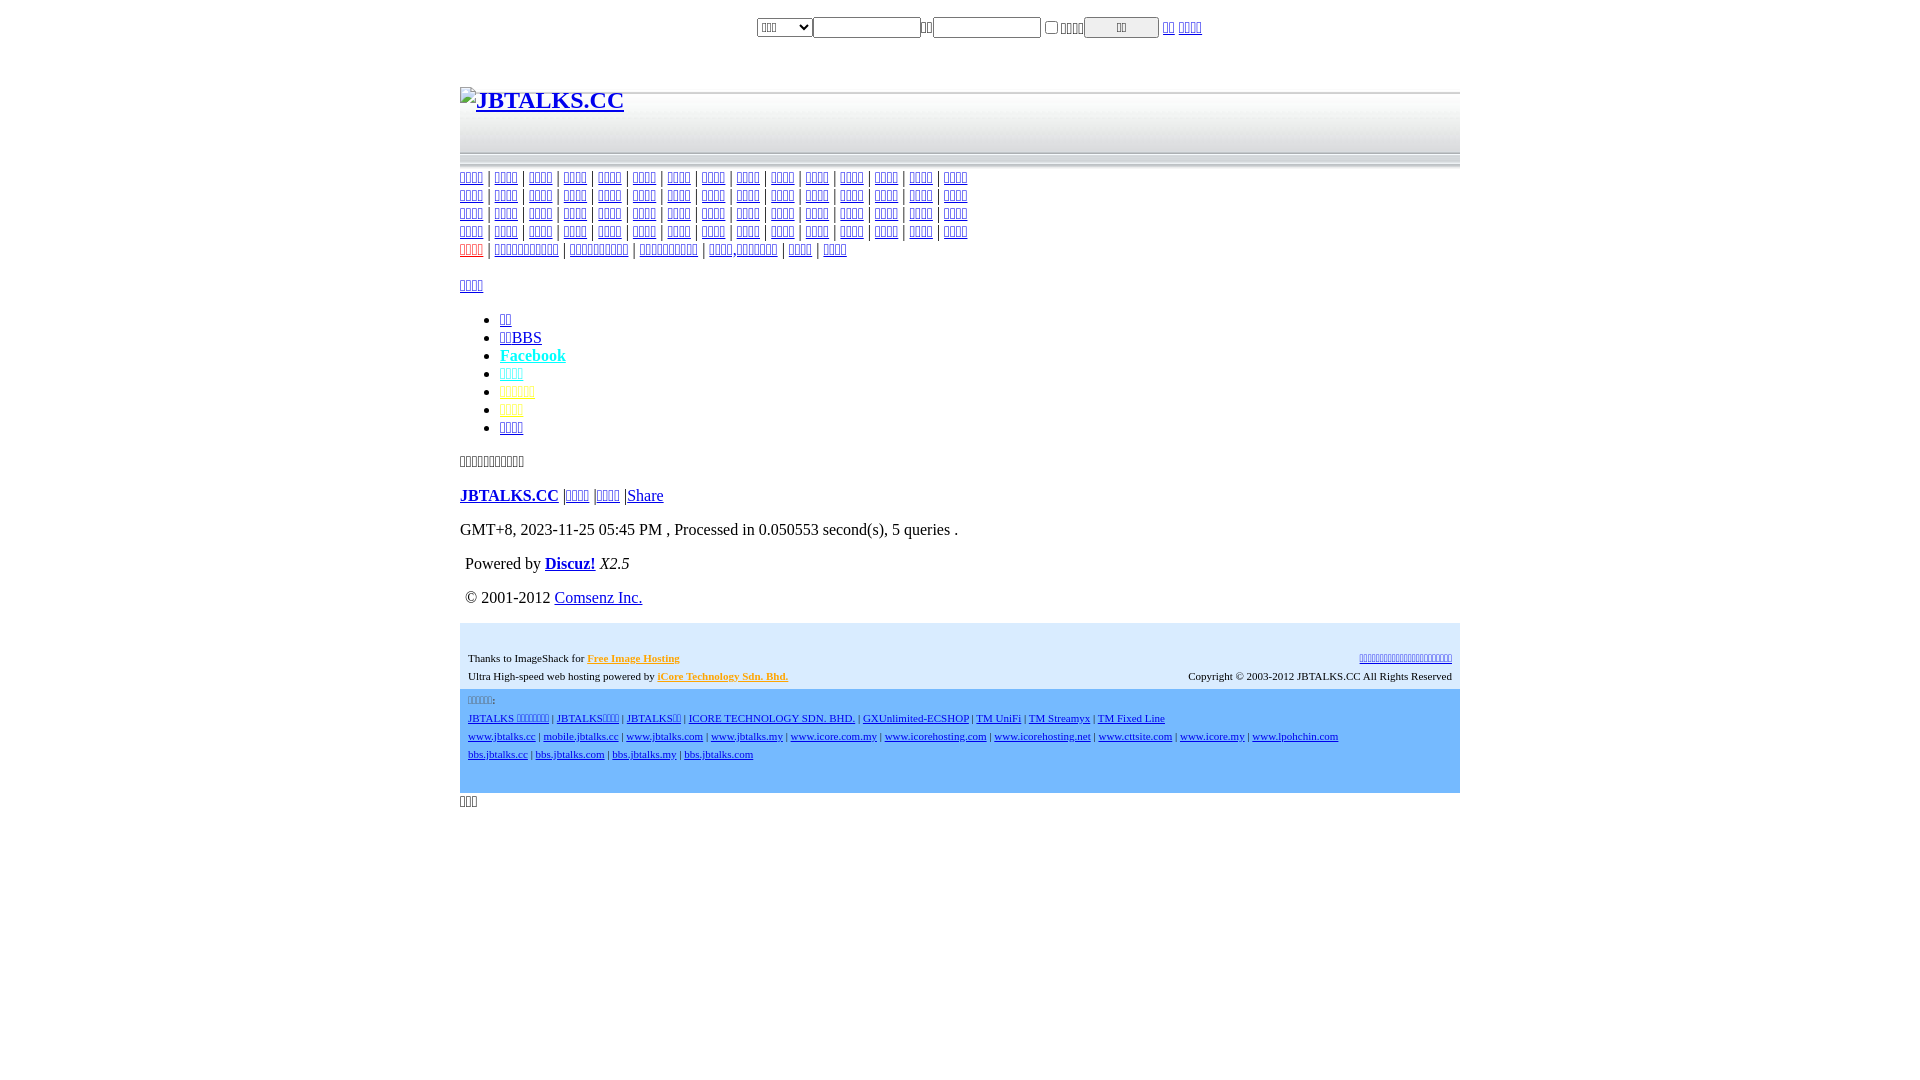  What do you see at coordinates (1131, 716) in the screenshot?
I see `'TM Fixed Line'` at bounding box center [1131, 716].